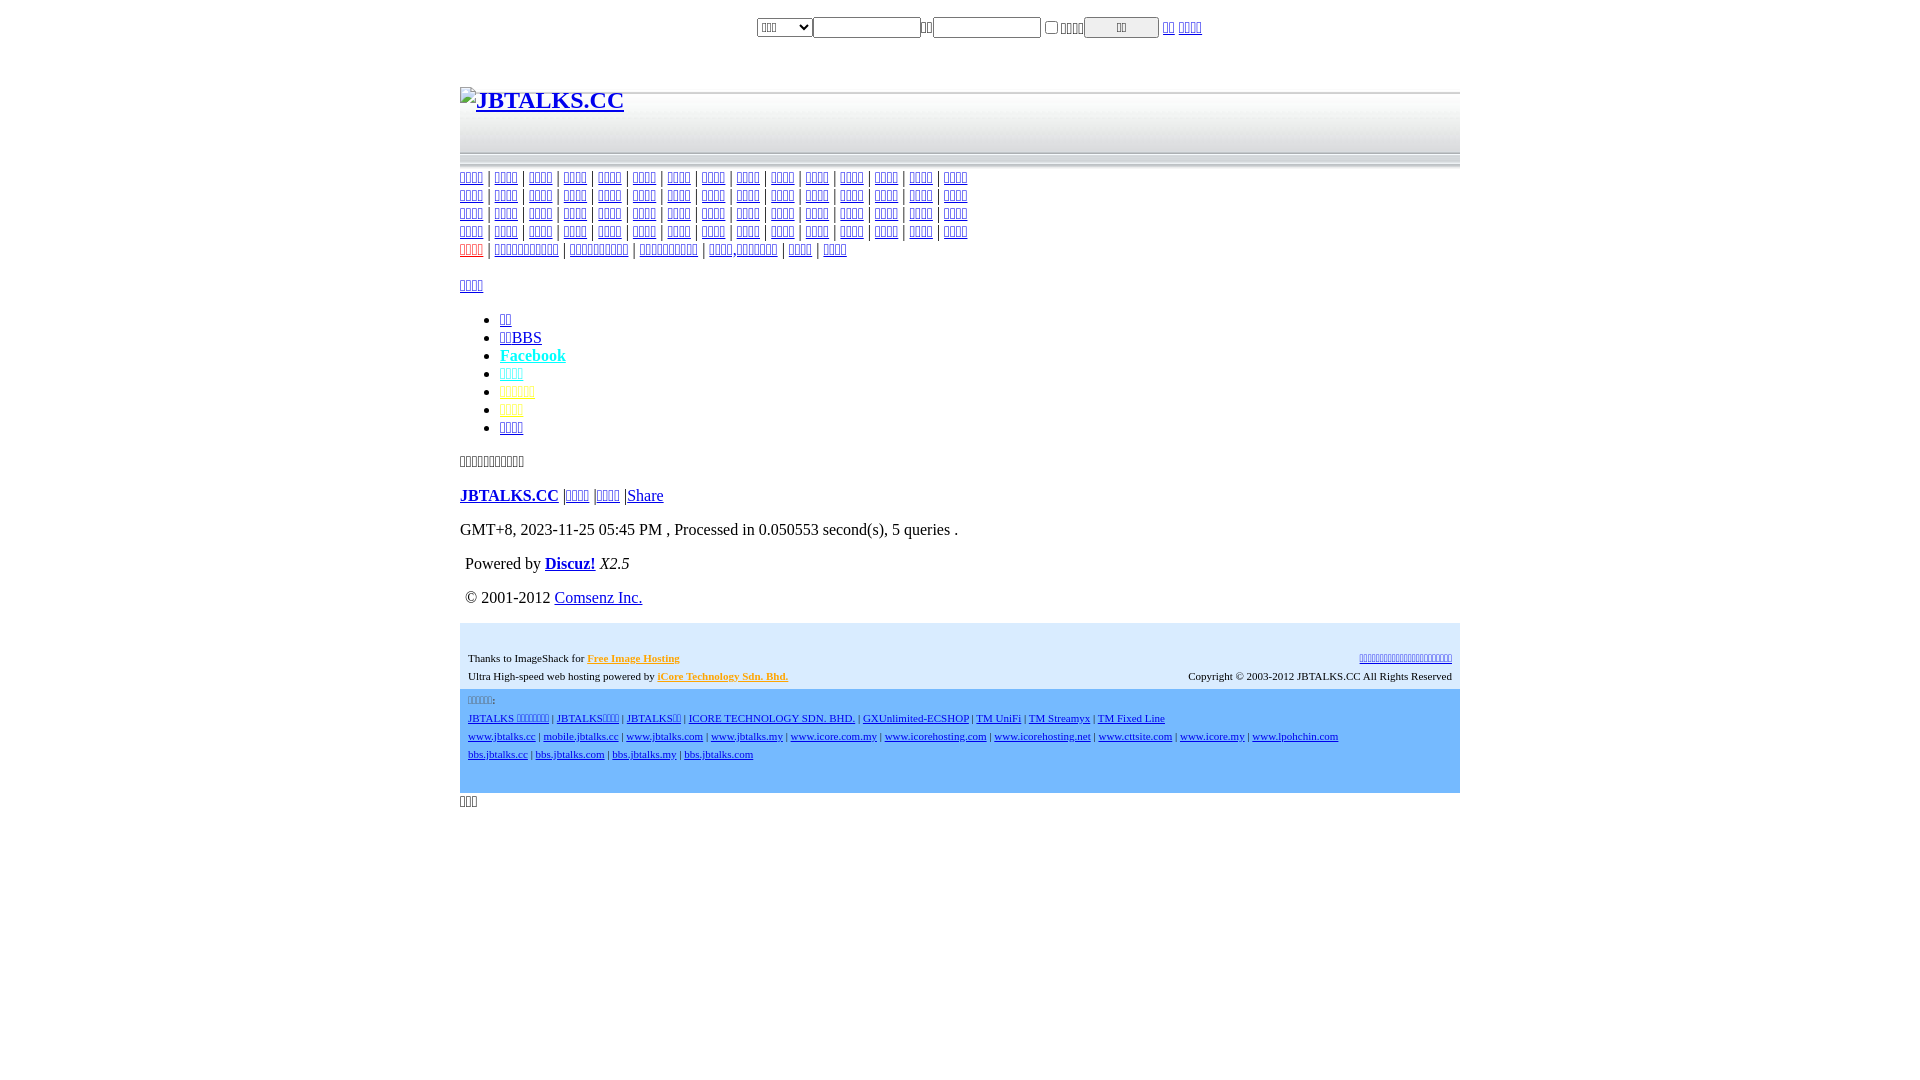  What do you see at coordinates (1131, 716) in the screenshot?
I see `'TM Fixed Line'` at bounding box center [1131, 716].